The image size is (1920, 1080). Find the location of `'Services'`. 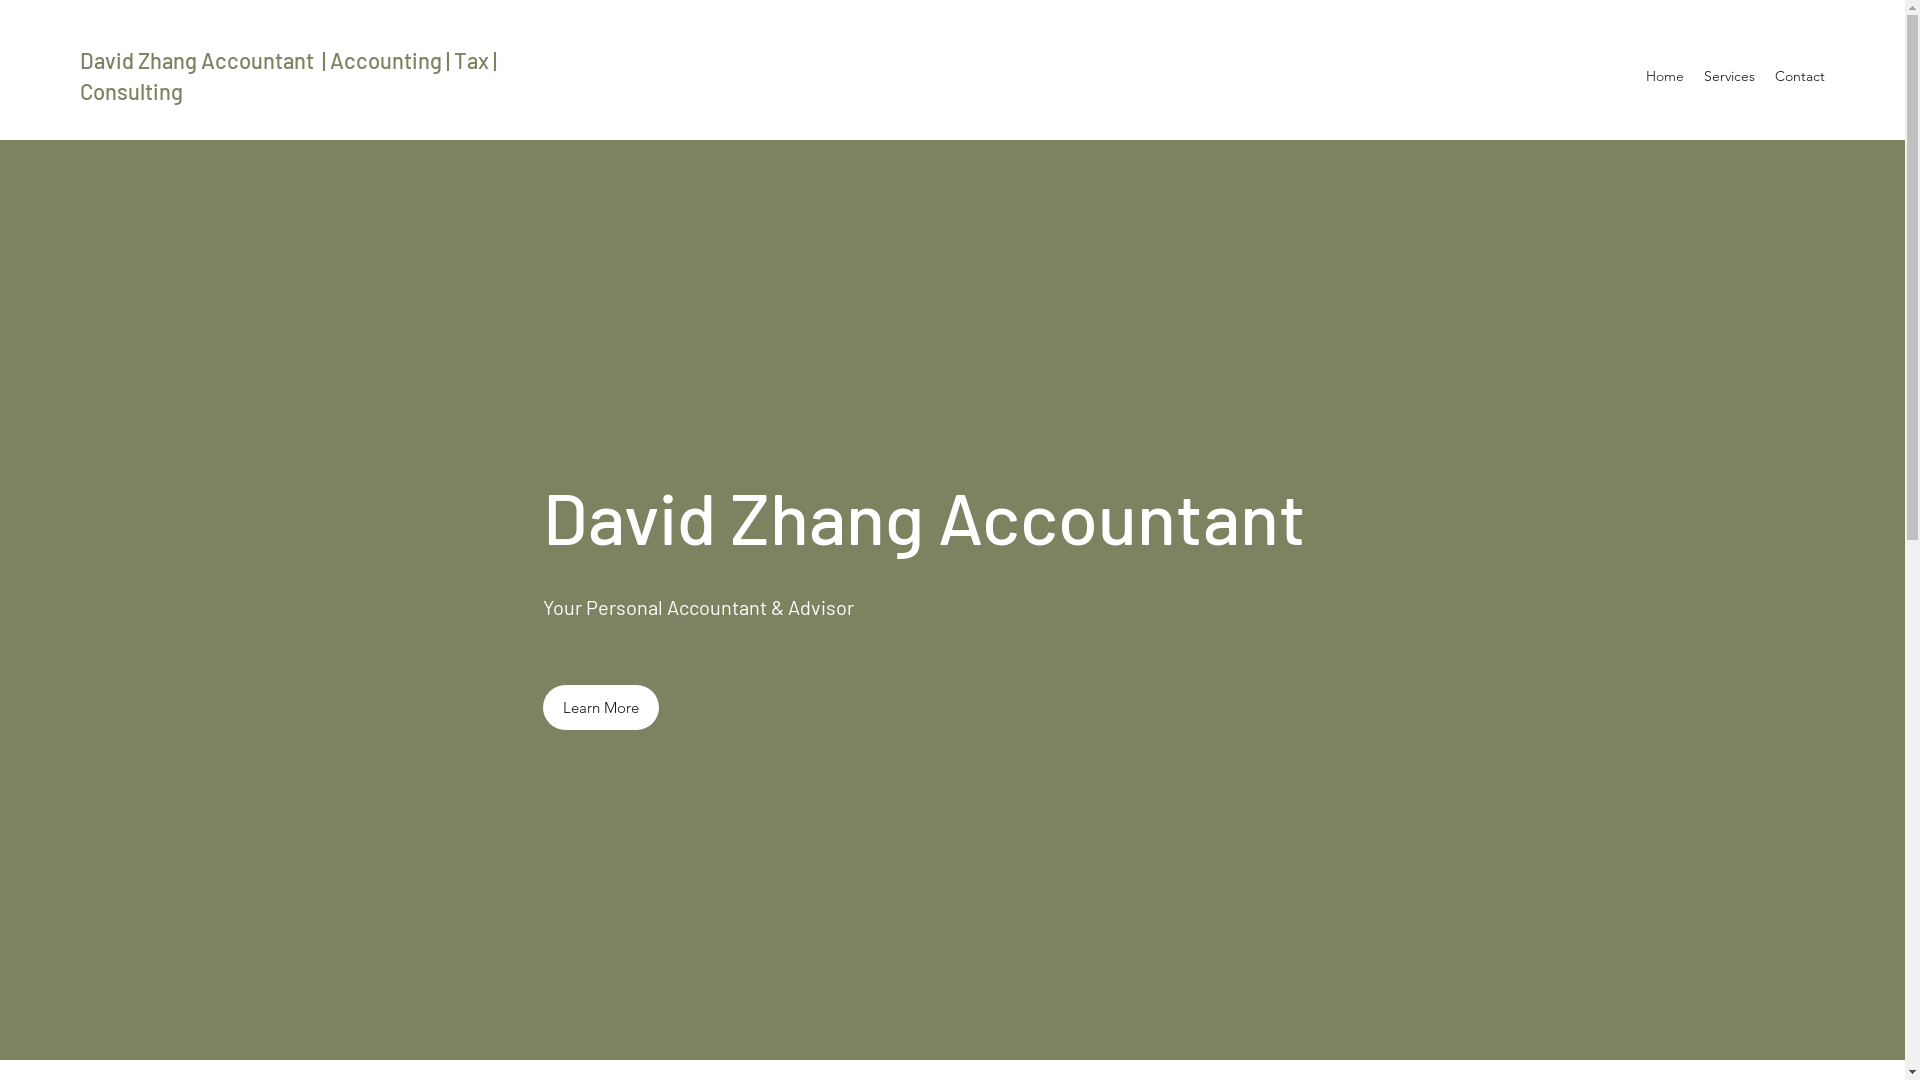

'Services' is located at coordinates (1728, 75).